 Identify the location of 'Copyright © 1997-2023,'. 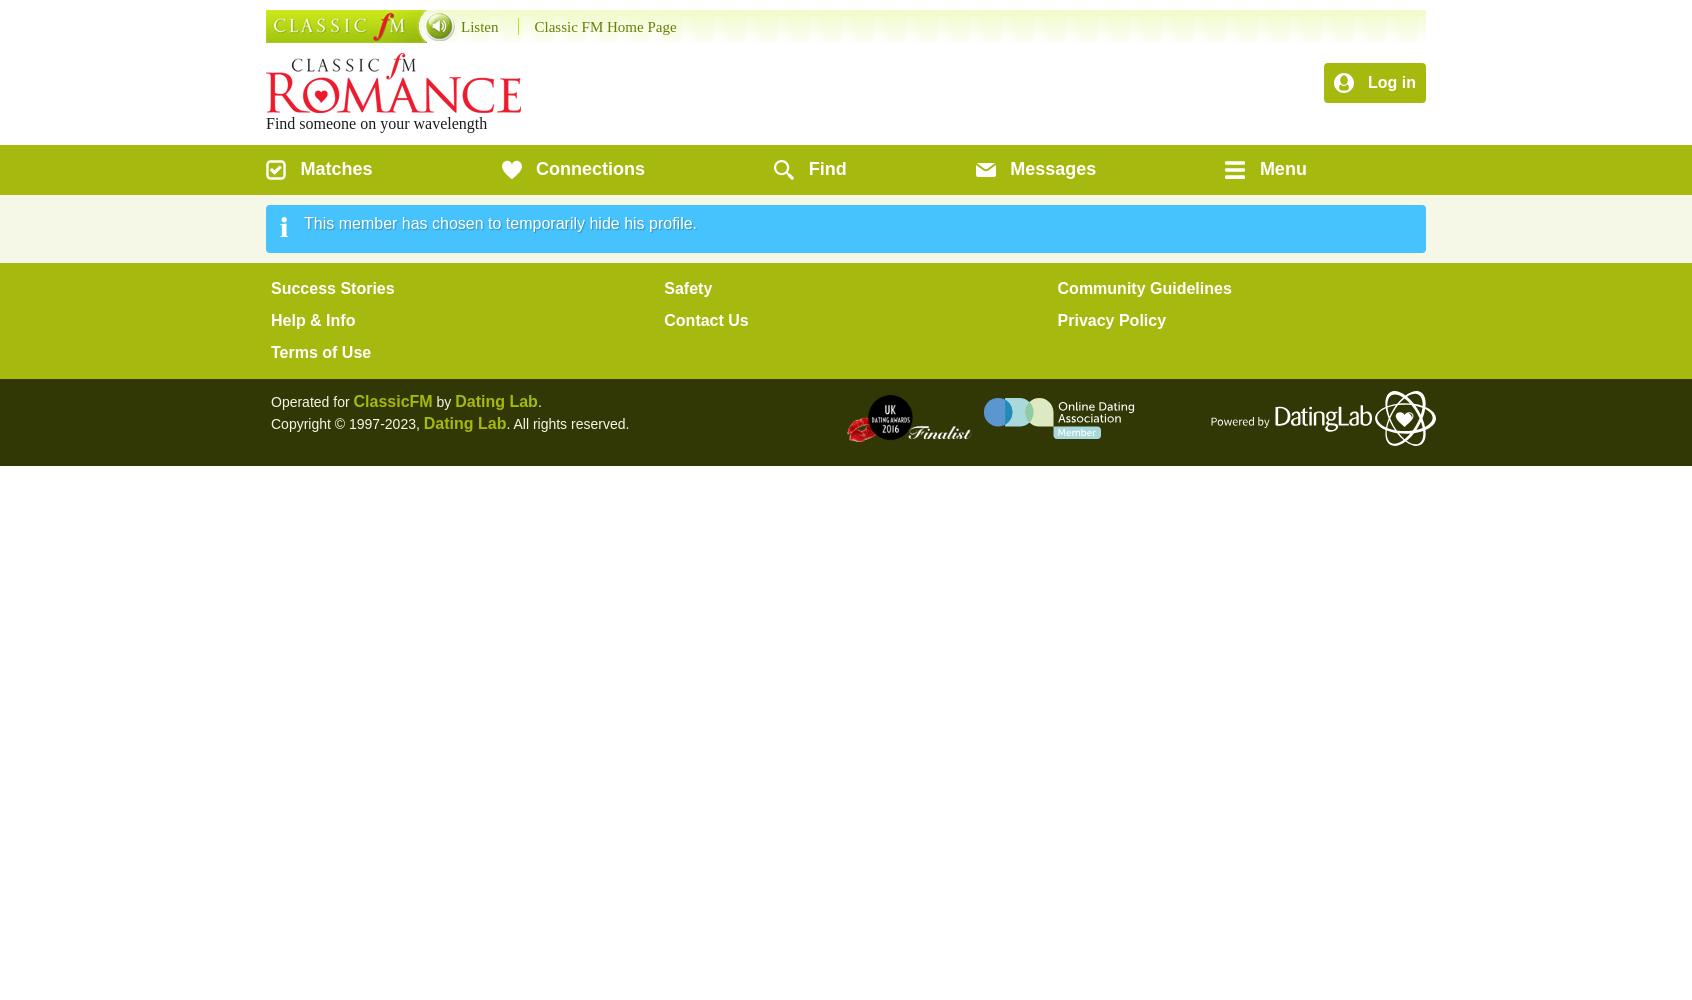
(346, 424).